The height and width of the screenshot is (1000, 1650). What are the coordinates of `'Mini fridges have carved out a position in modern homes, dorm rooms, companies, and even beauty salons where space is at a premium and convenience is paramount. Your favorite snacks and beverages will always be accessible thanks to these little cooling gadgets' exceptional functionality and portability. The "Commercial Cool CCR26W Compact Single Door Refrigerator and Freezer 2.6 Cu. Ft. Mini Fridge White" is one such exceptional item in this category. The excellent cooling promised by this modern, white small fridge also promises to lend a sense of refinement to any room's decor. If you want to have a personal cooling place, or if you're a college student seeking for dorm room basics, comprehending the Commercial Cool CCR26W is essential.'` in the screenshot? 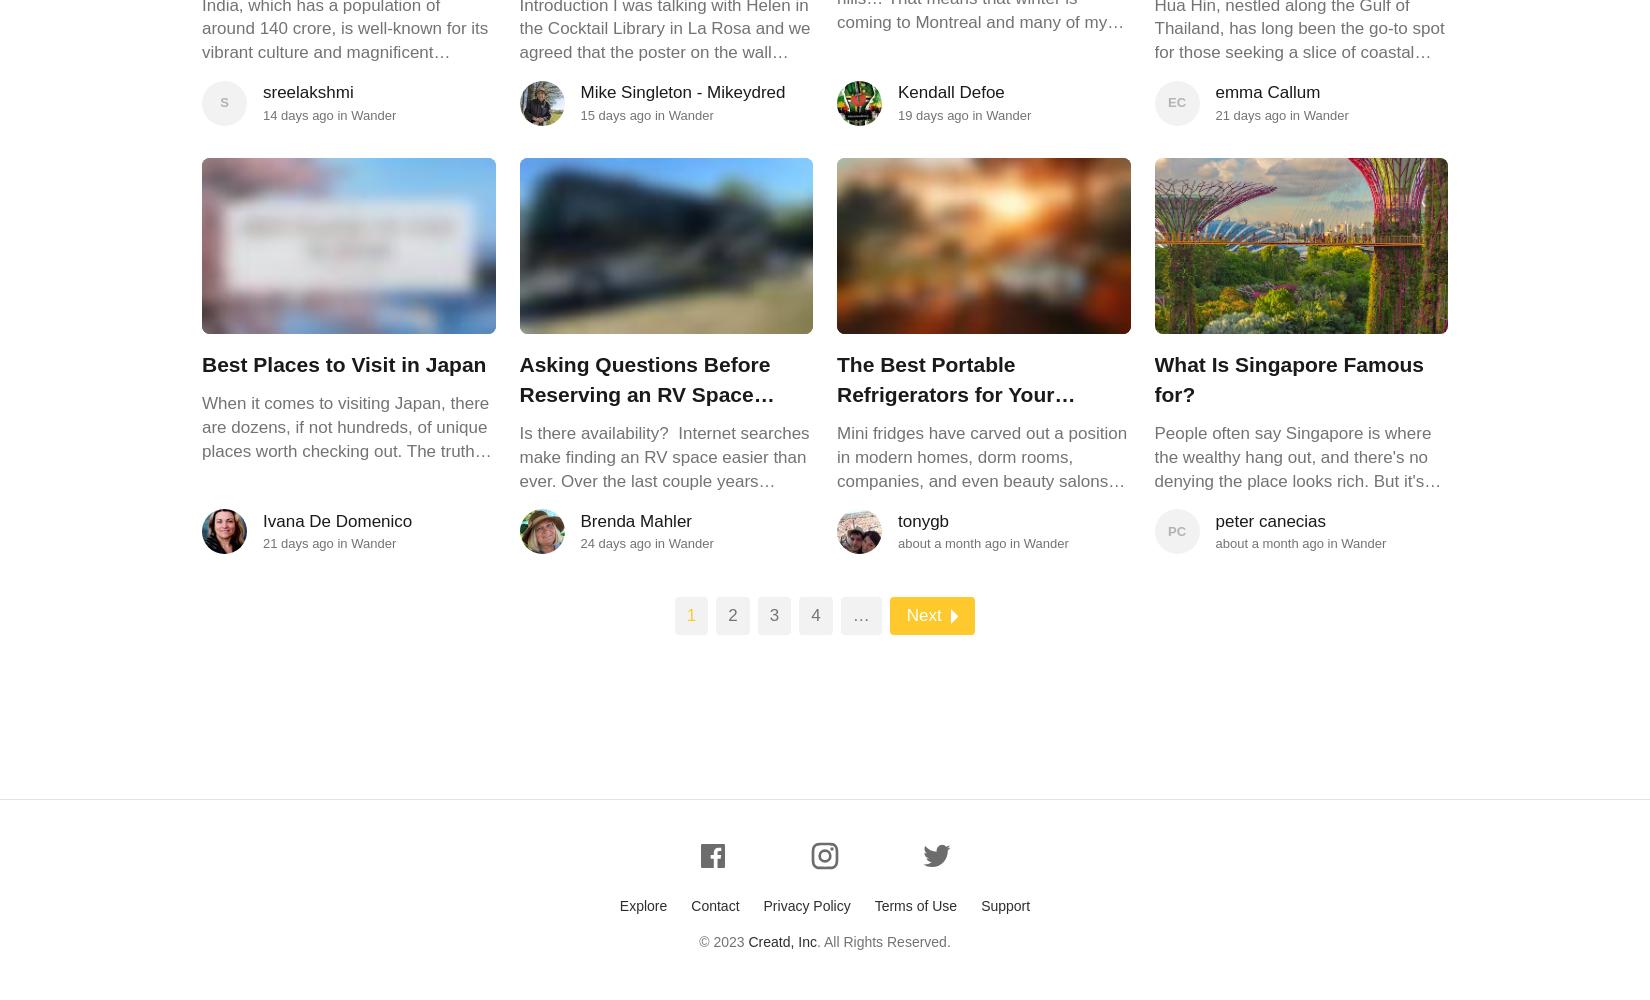 It's located at (983, 683).